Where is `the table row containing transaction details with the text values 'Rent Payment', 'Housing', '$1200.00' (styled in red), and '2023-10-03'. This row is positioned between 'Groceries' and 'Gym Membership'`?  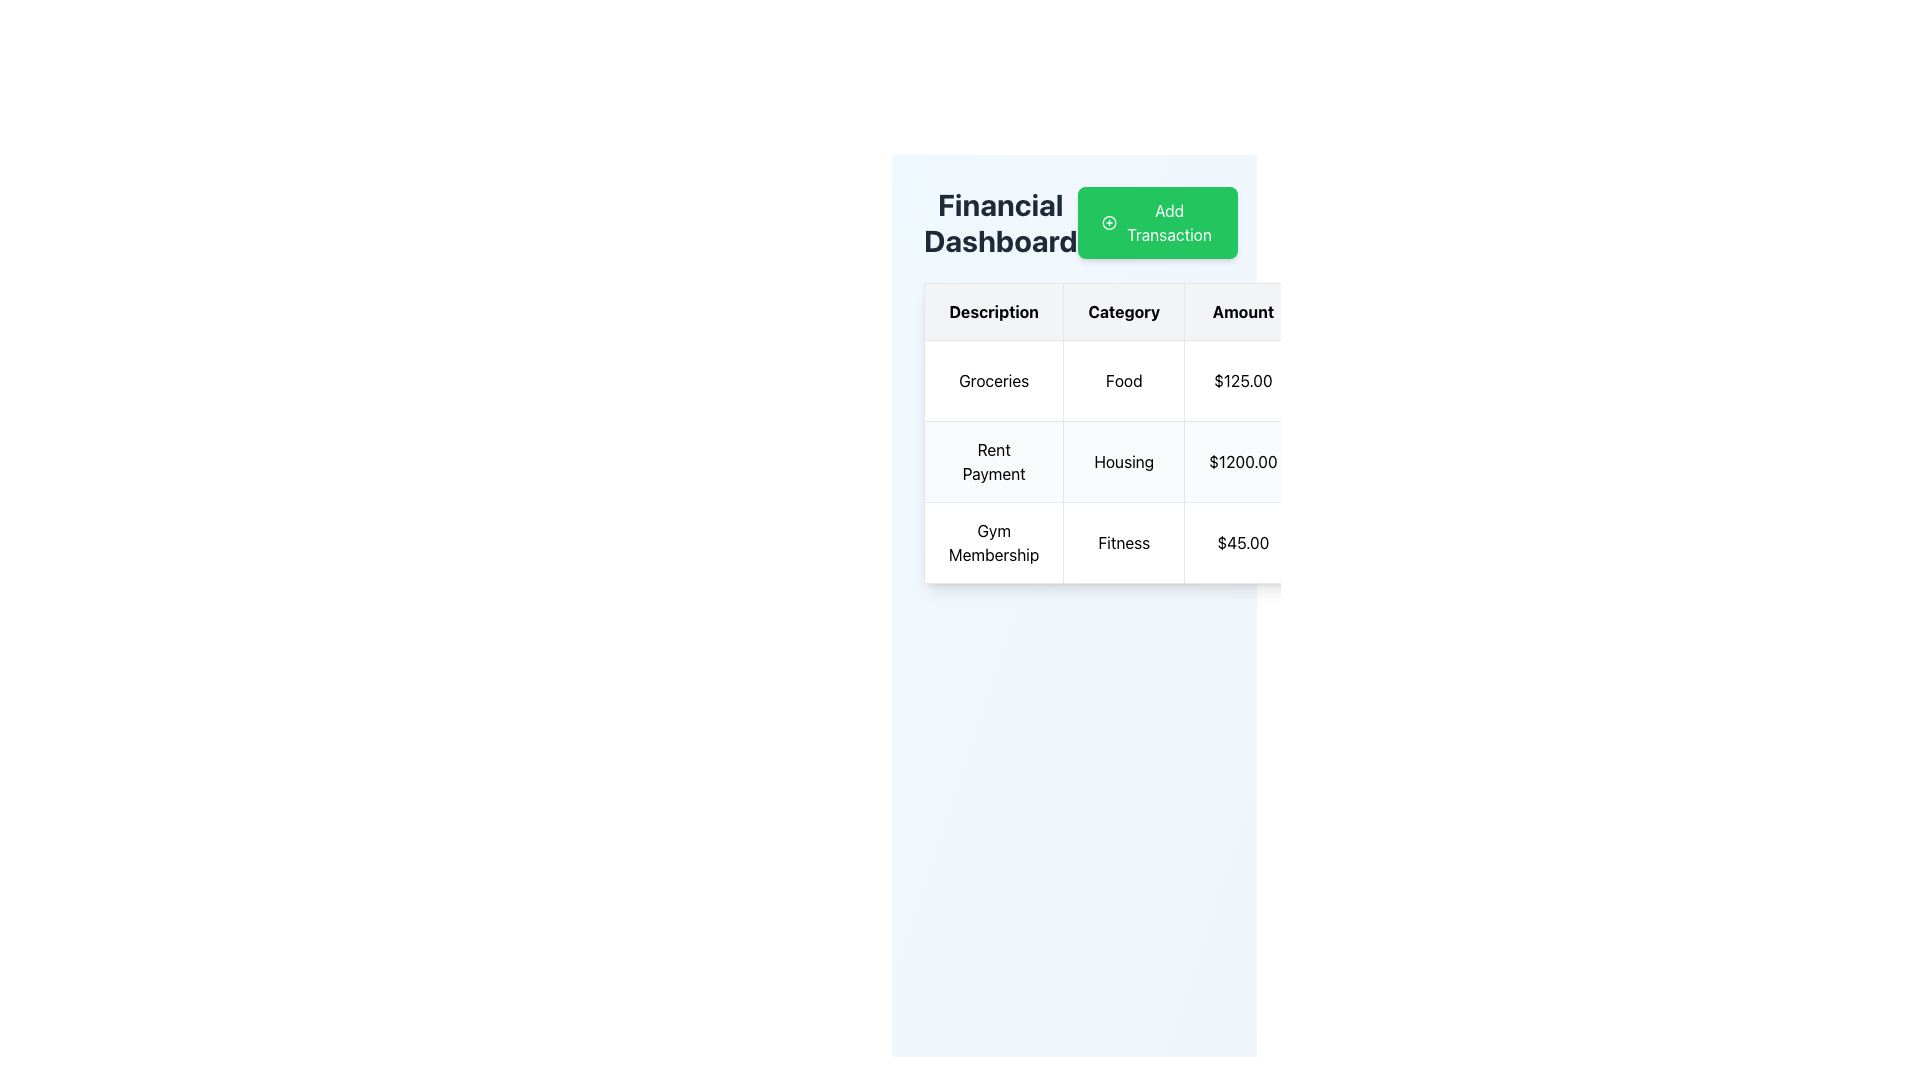 the table row containing transaction details with the text values 'Rent Payment', 'Housing', '$1200.00' (styled in red), and '2023-10-03'. This row is positioned between 'Groceries' and 'Gym Membership' is located at coordinates (1223, 462).